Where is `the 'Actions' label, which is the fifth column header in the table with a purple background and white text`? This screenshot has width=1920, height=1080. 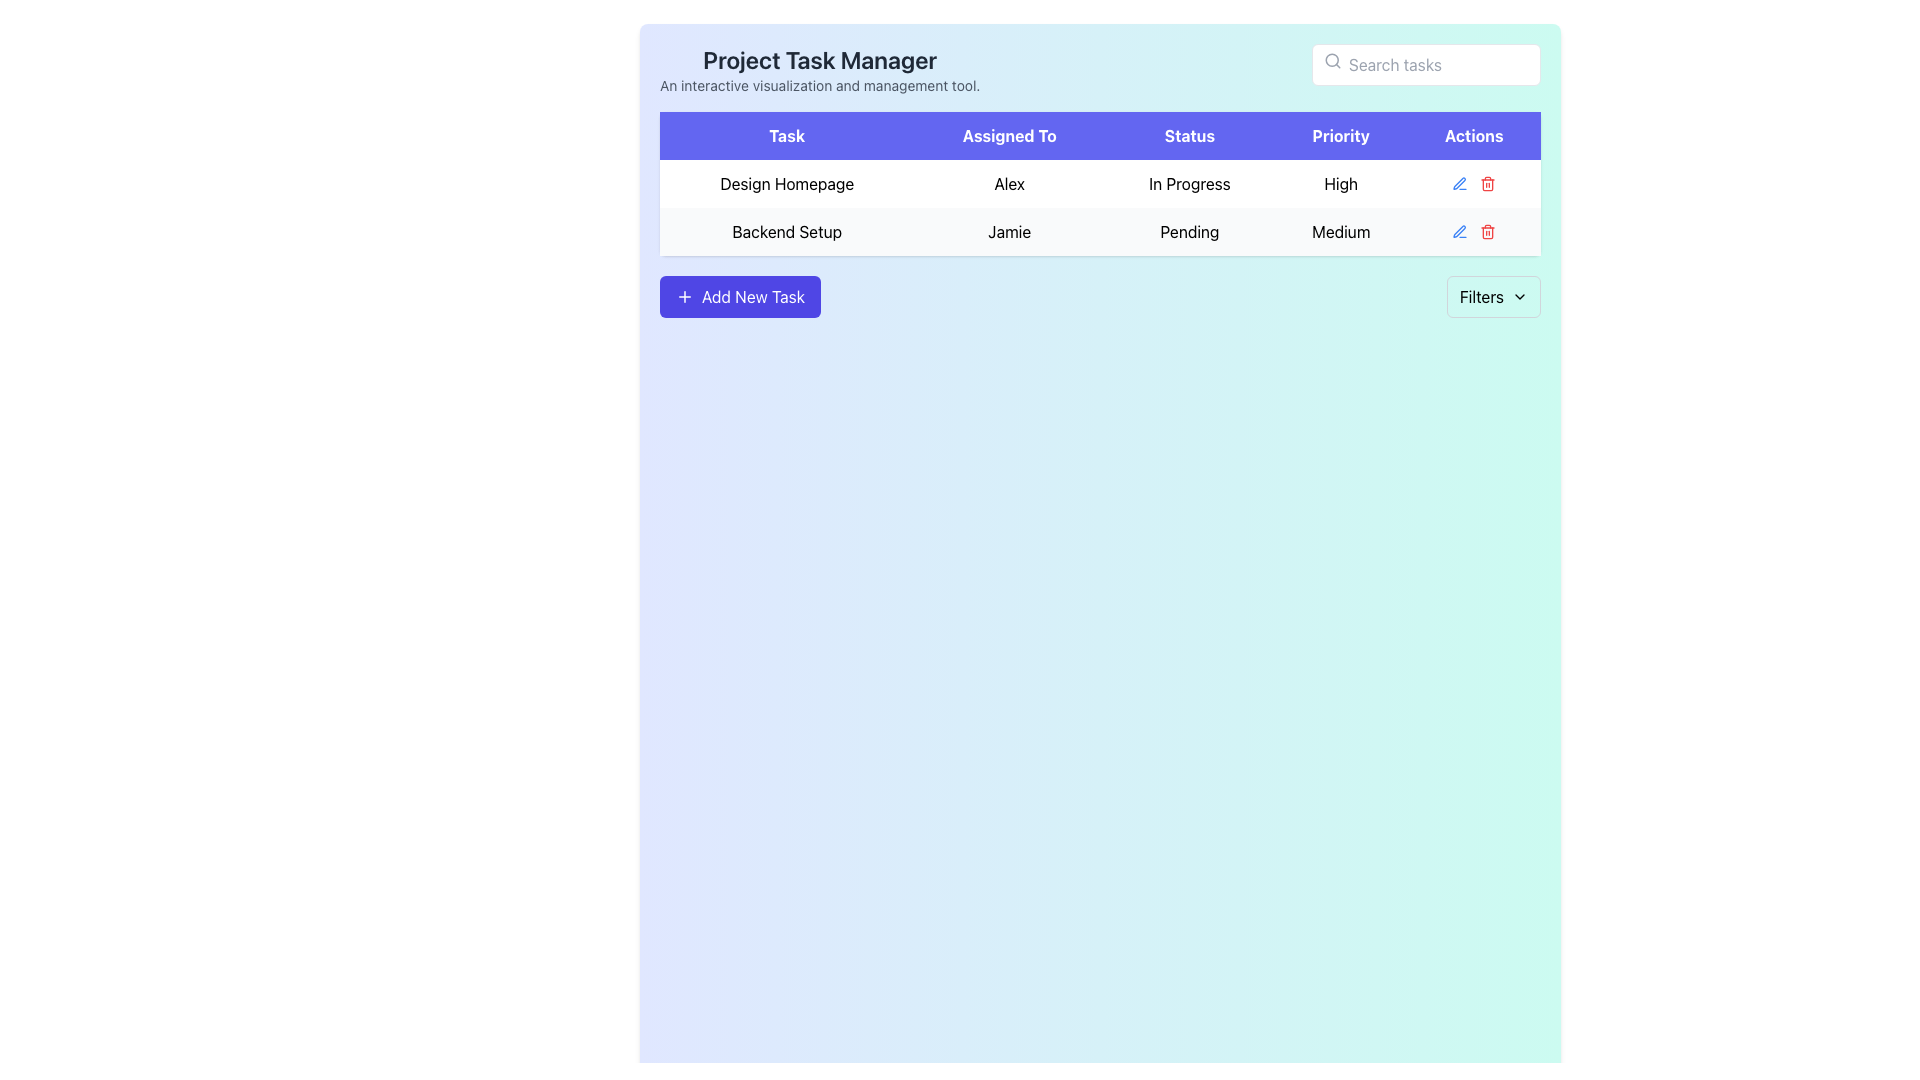
the 'Actions' label, which is the fifth column header in the table with a purple background and white text is located at coordinates (1474, 135).